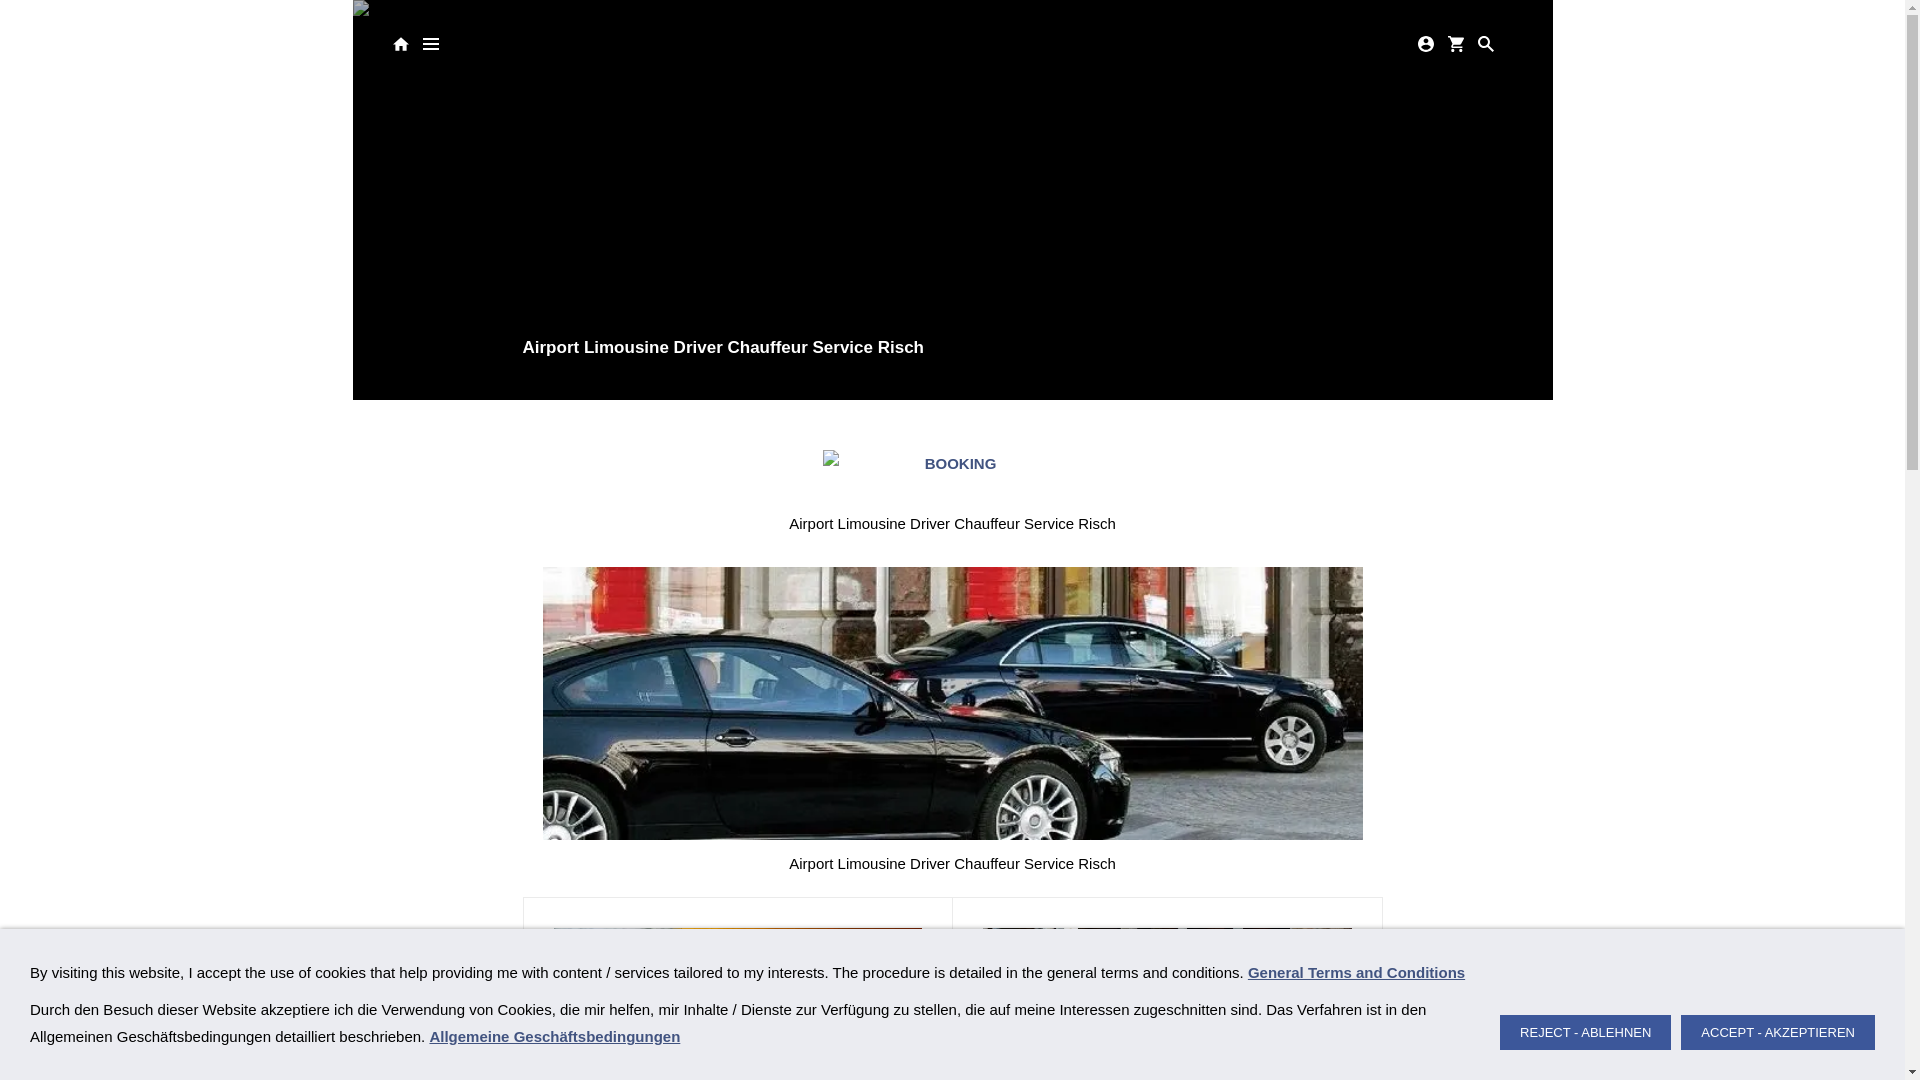 Image resolution: width=1920 pixels, height=1080 pixels. What do you see at coordinates (1777, 1032) in the screenshot?
I see `'ACCEPT - AKZEPTIEREN'` at bounding box center [1777, 1032].